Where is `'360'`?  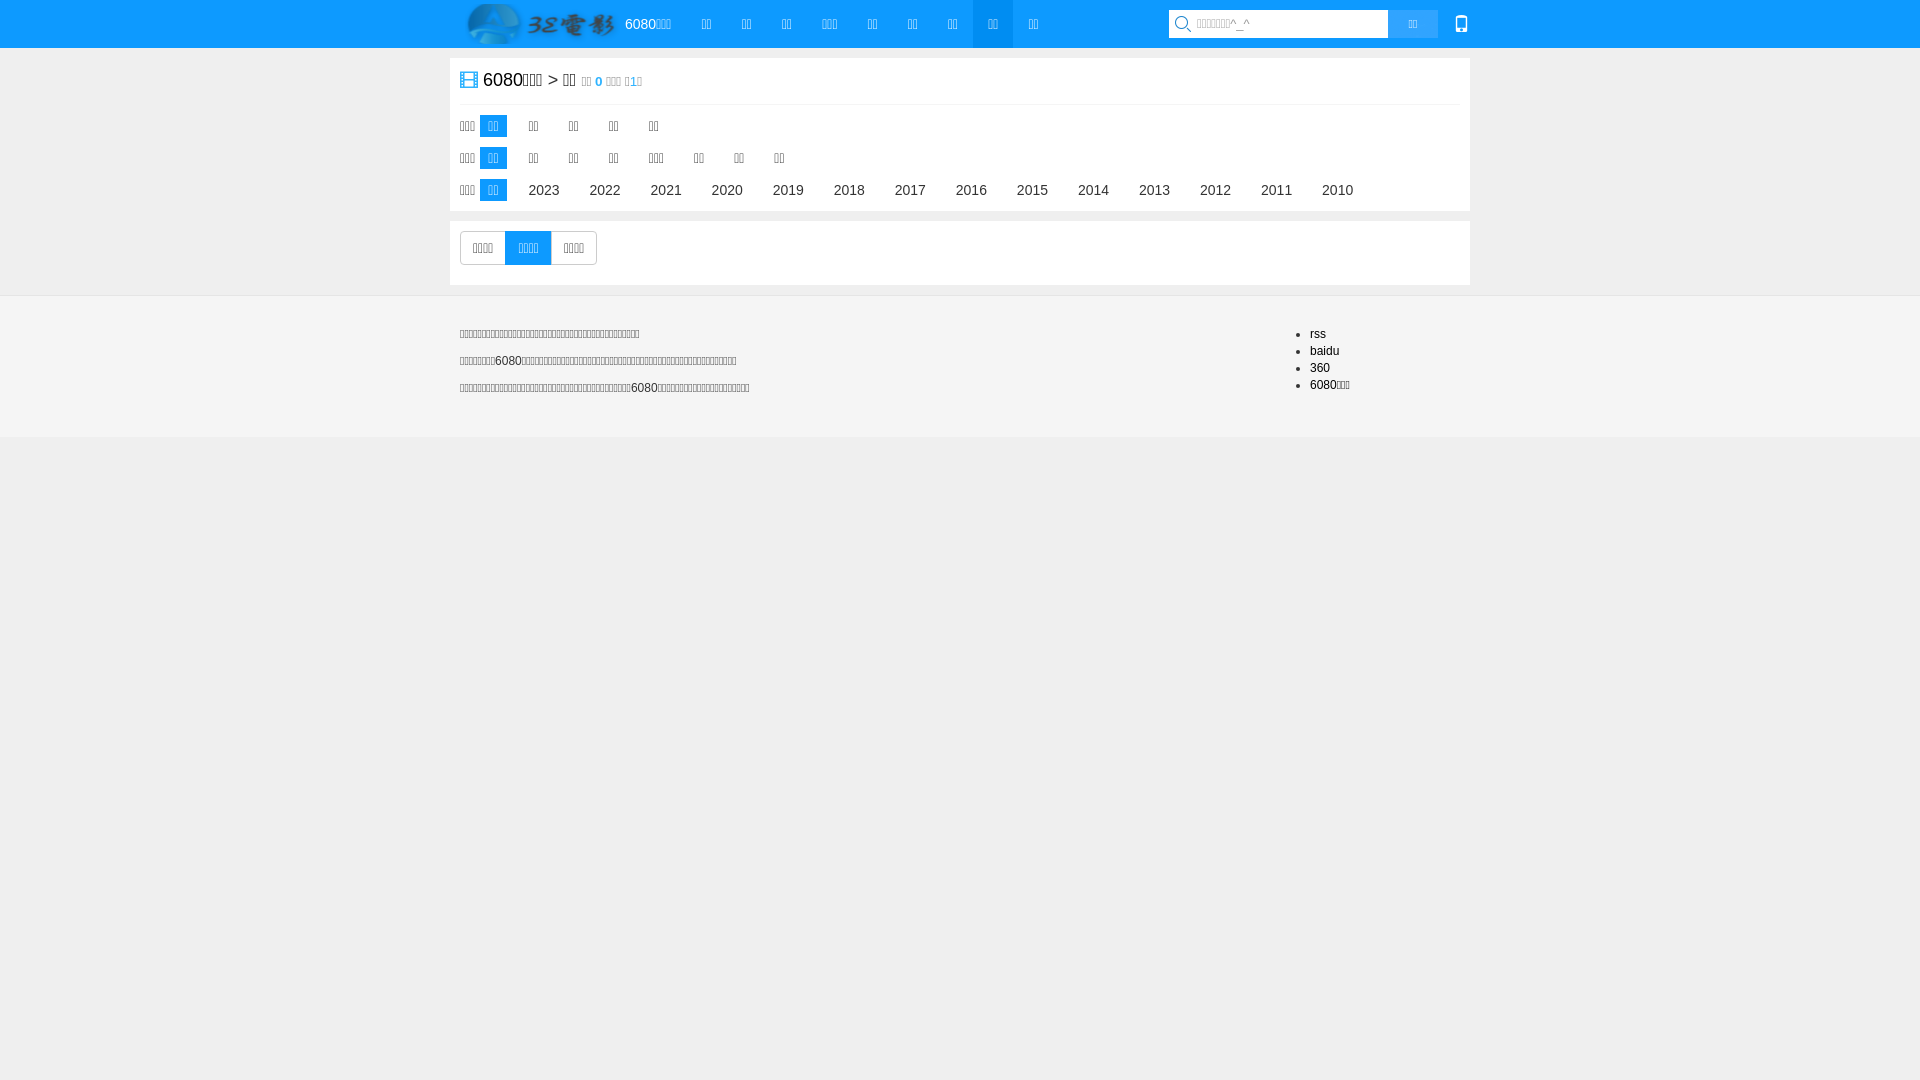 '360' is located at coordinates (1320, 367).